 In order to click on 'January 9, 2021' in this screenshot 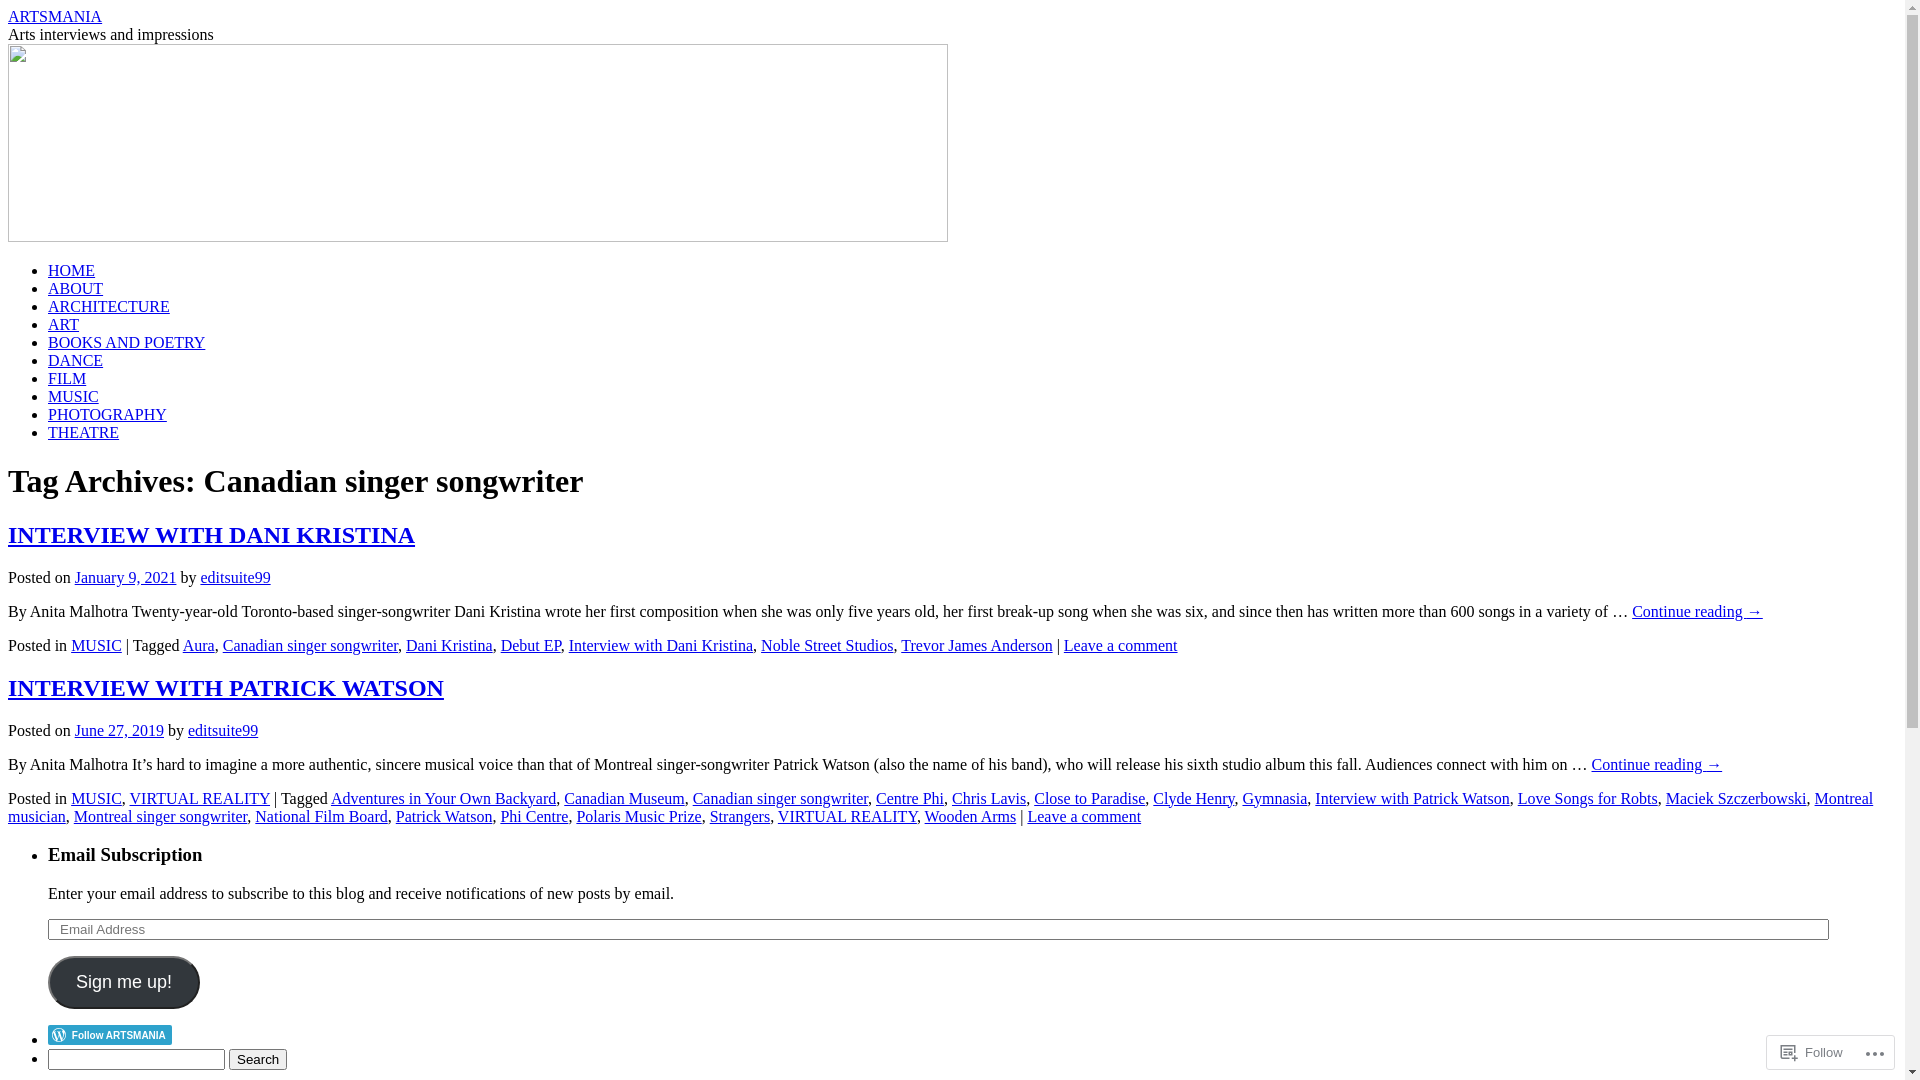, I will do `click(124, 577)`.